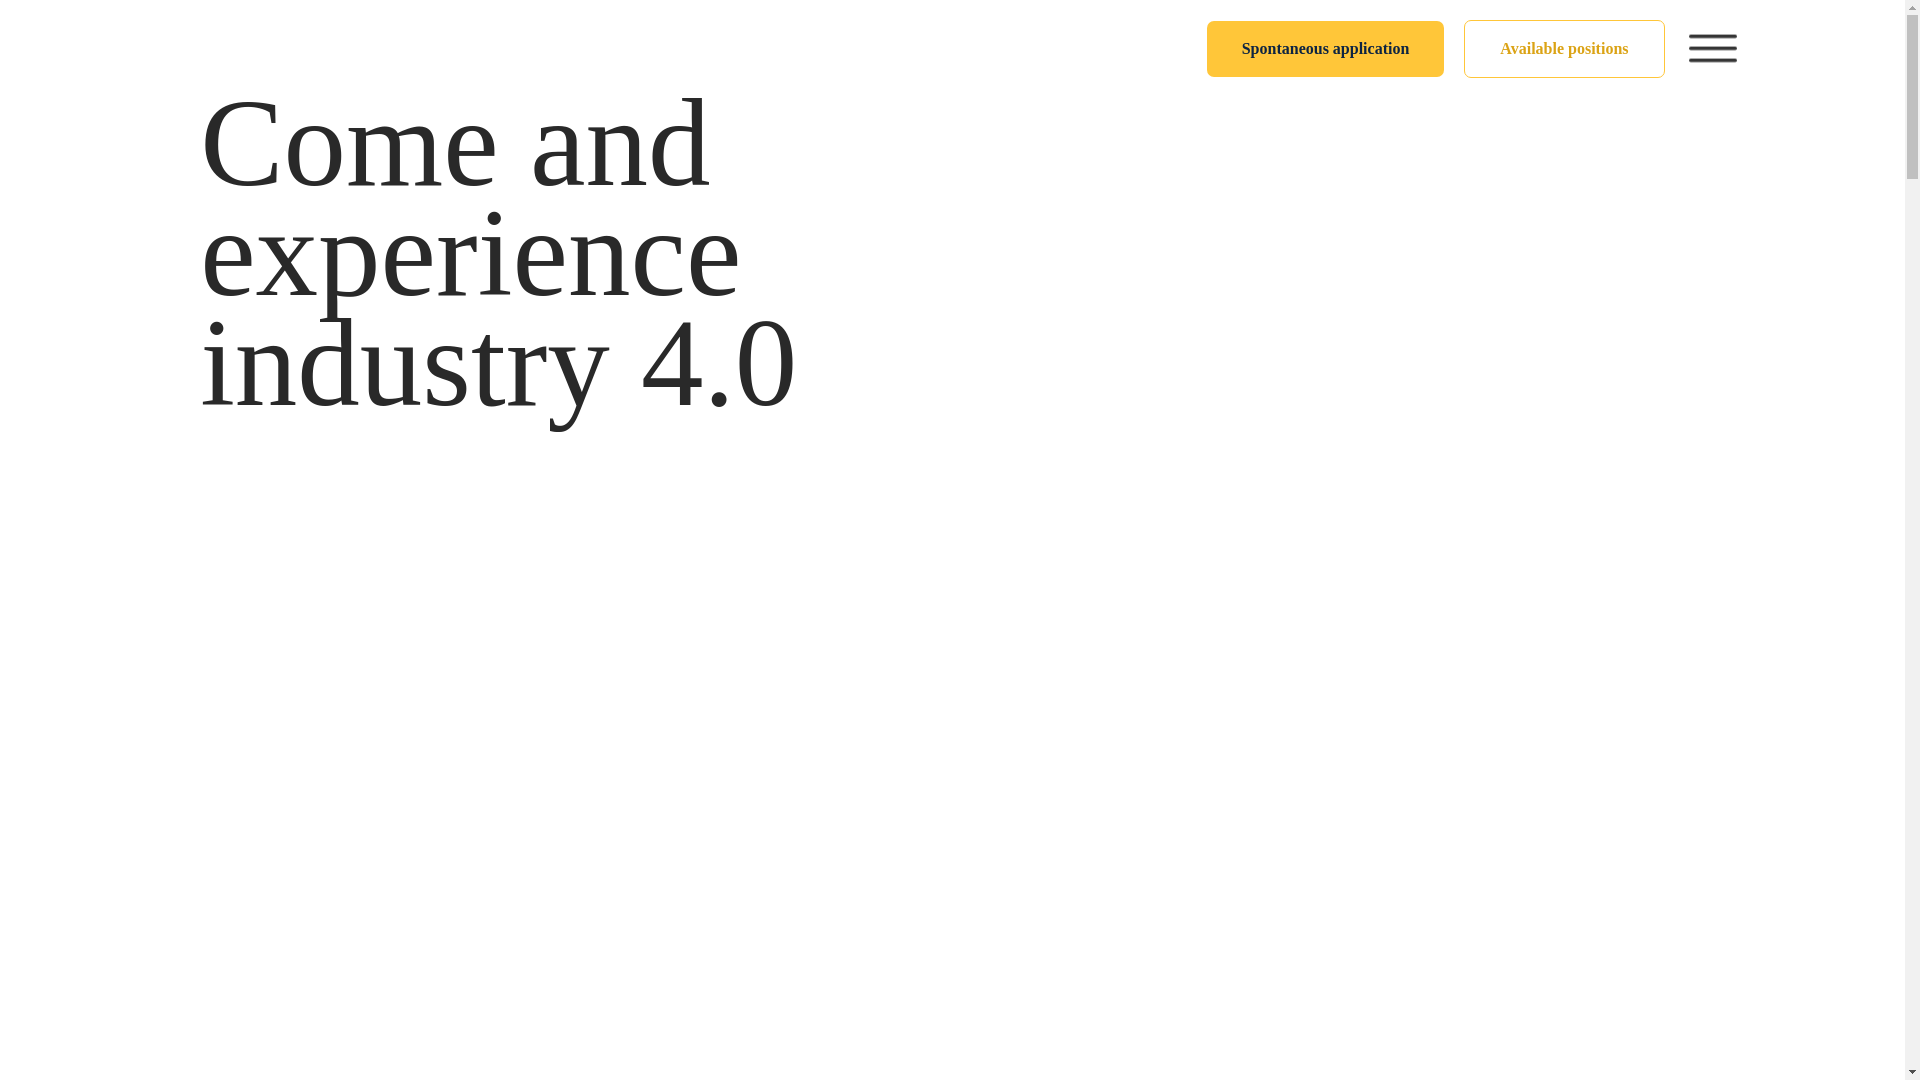  Describe the element at coordinates (1325, 48) in the screenshot. I see `'Spontaneous application'` at that location.